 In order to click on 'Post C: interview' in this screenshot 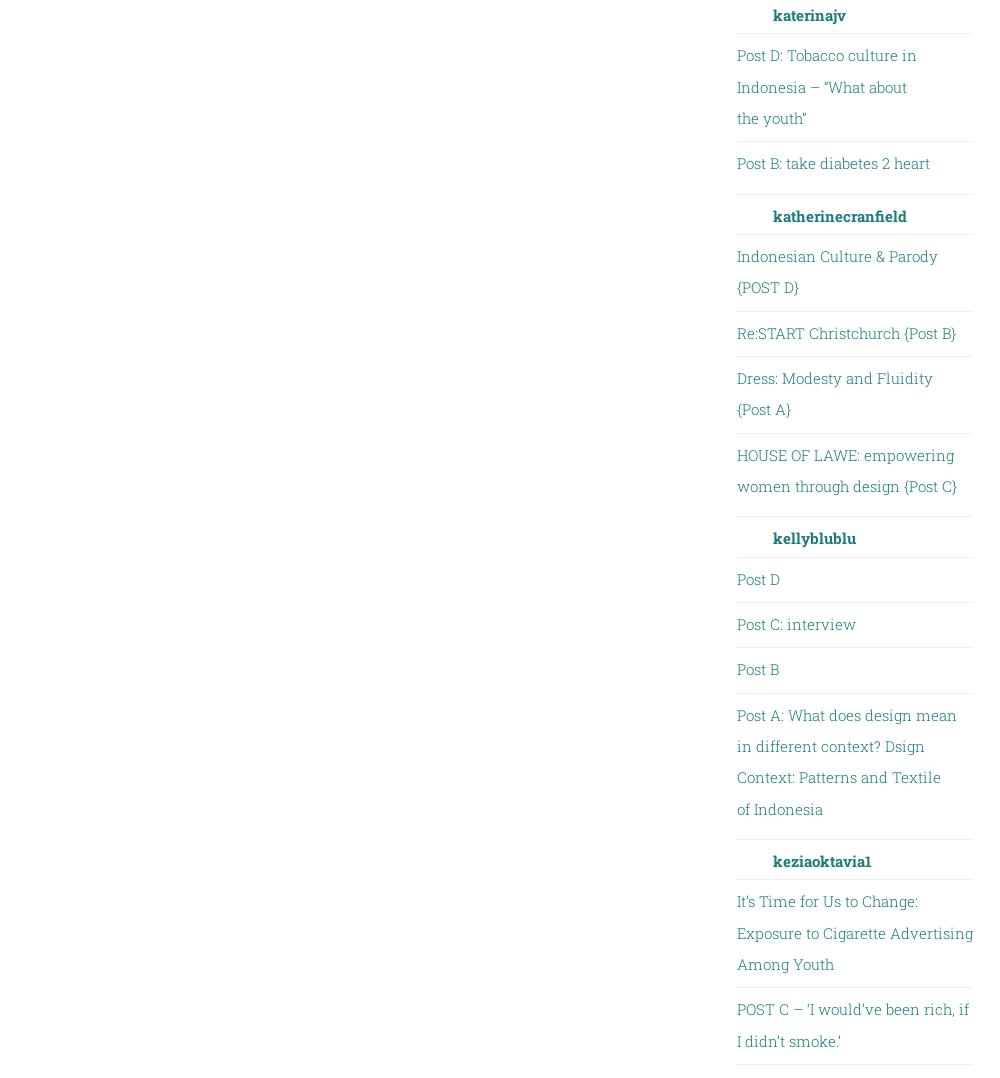, I will do `click(795, 621)`.